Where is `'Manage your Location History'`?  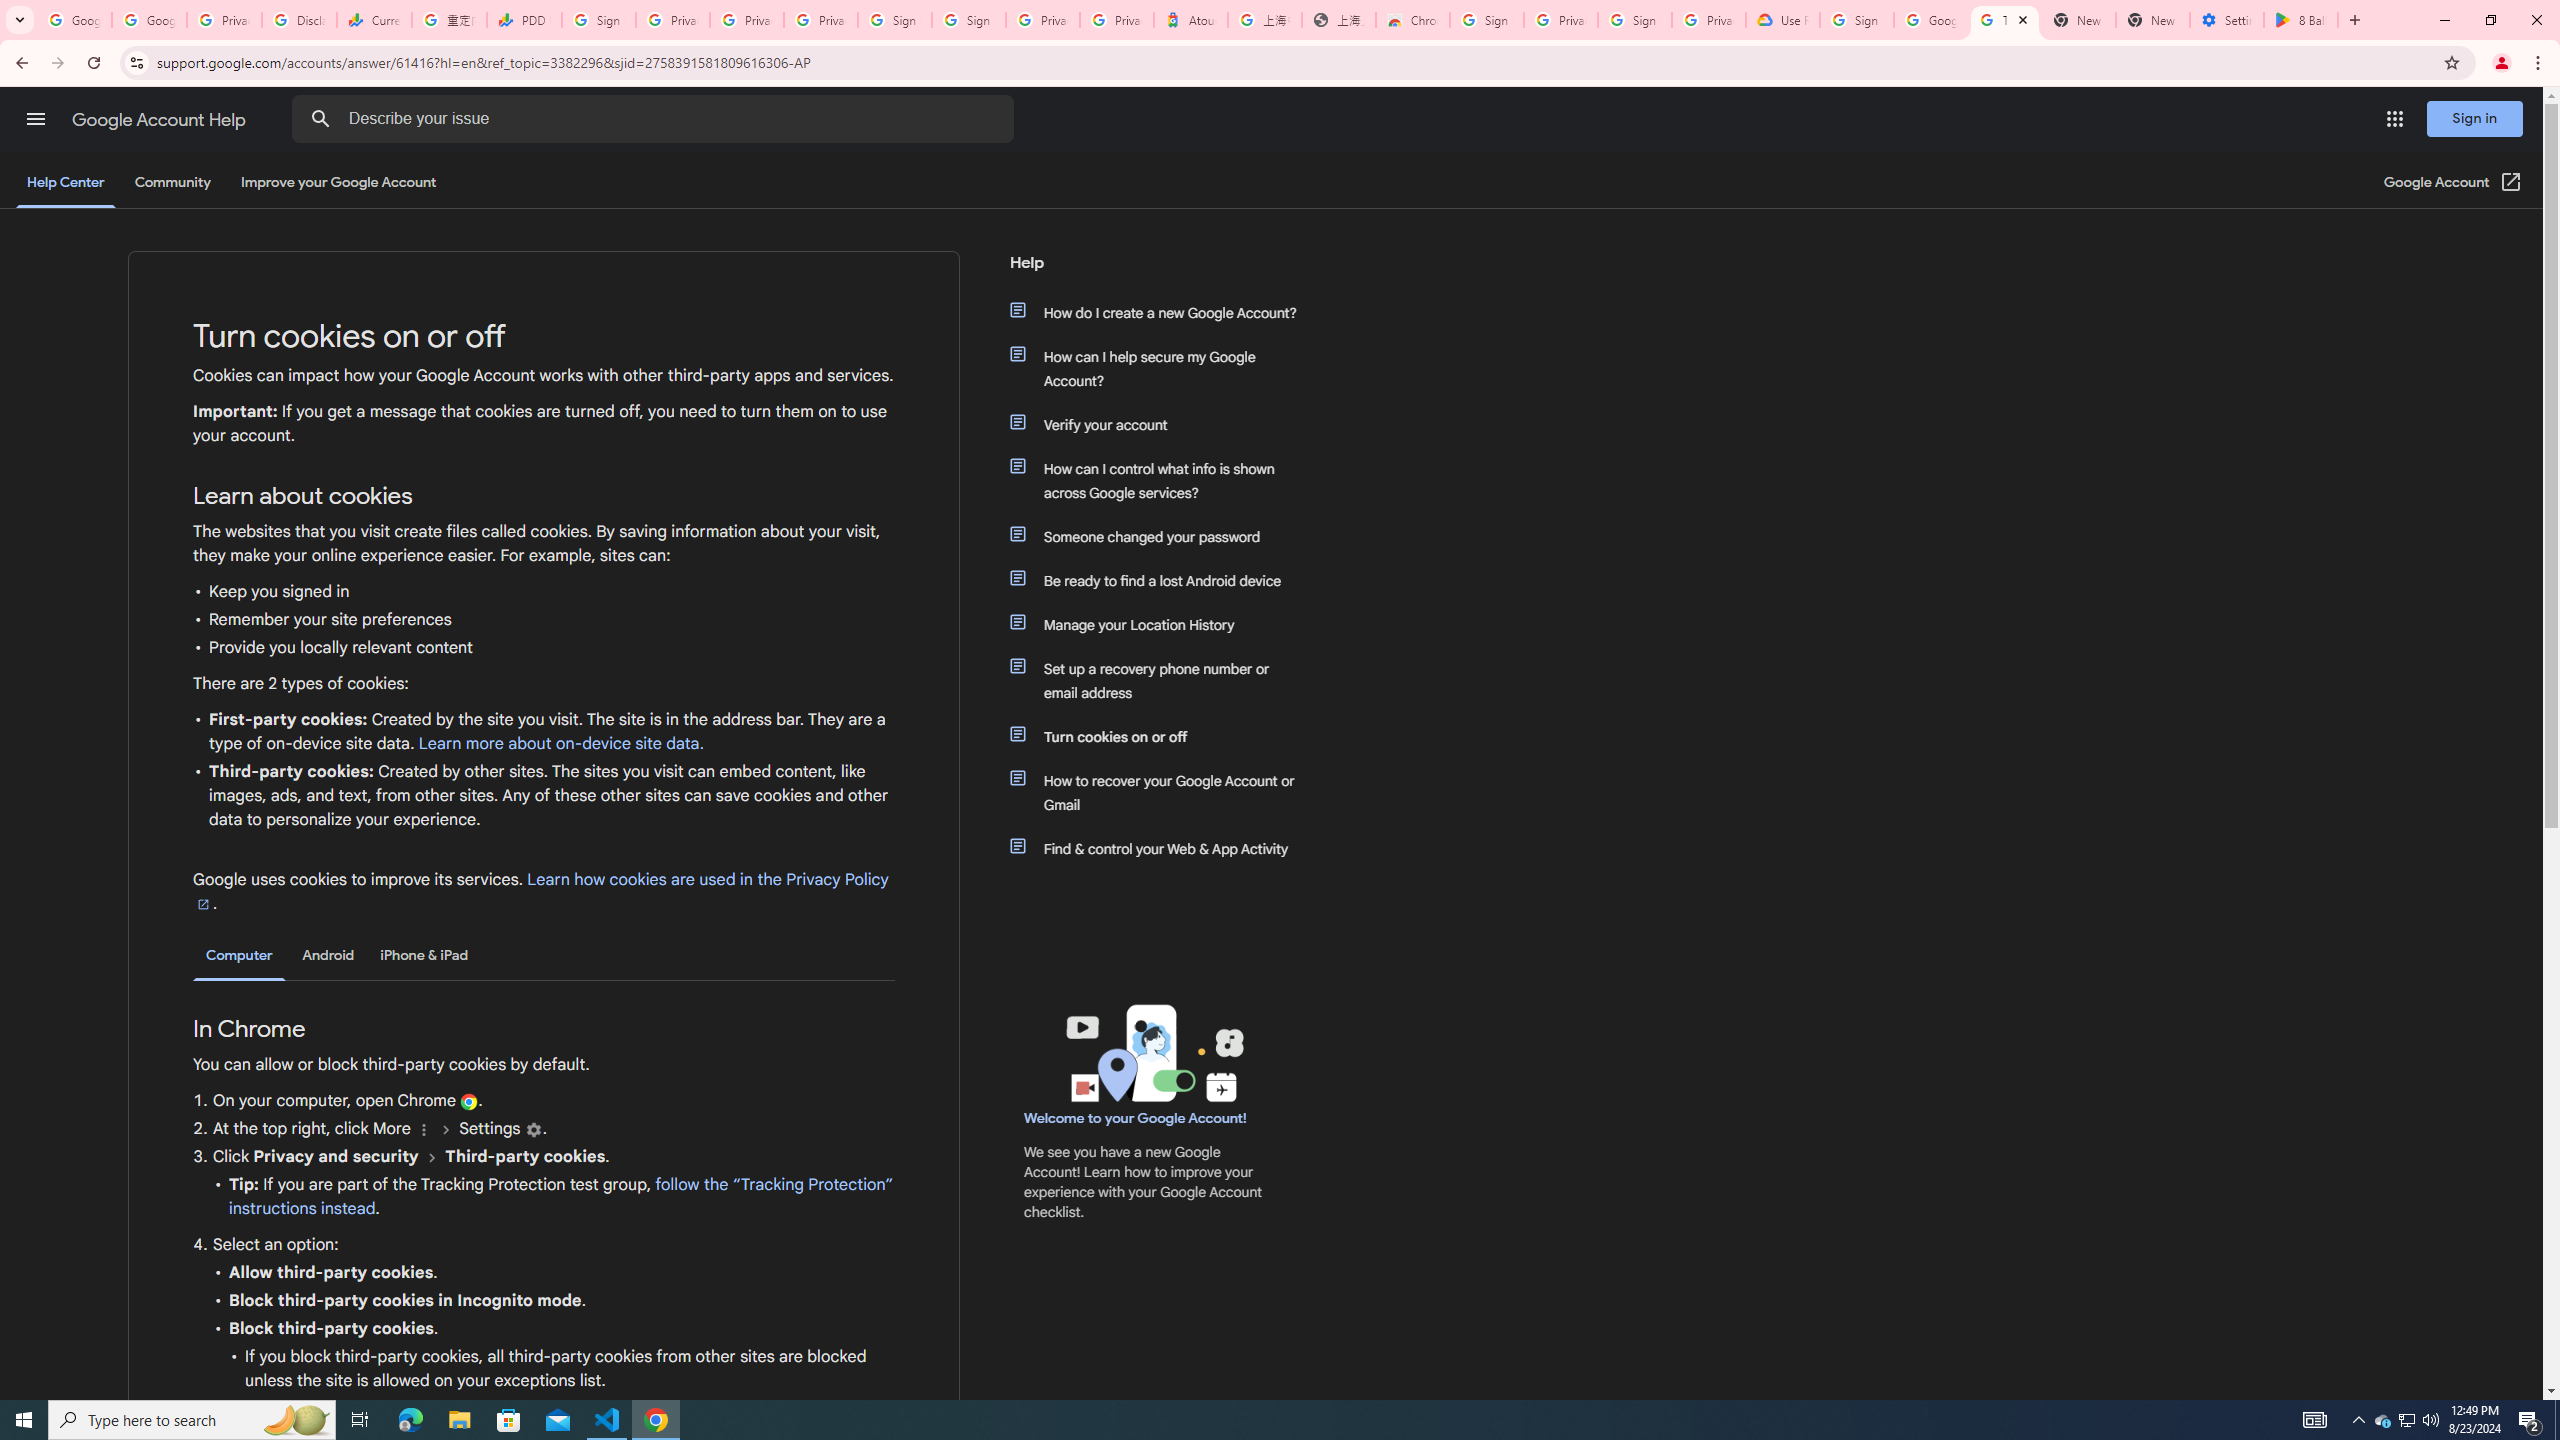
'Manage your Location History' is located at coordinates (1162, 624).